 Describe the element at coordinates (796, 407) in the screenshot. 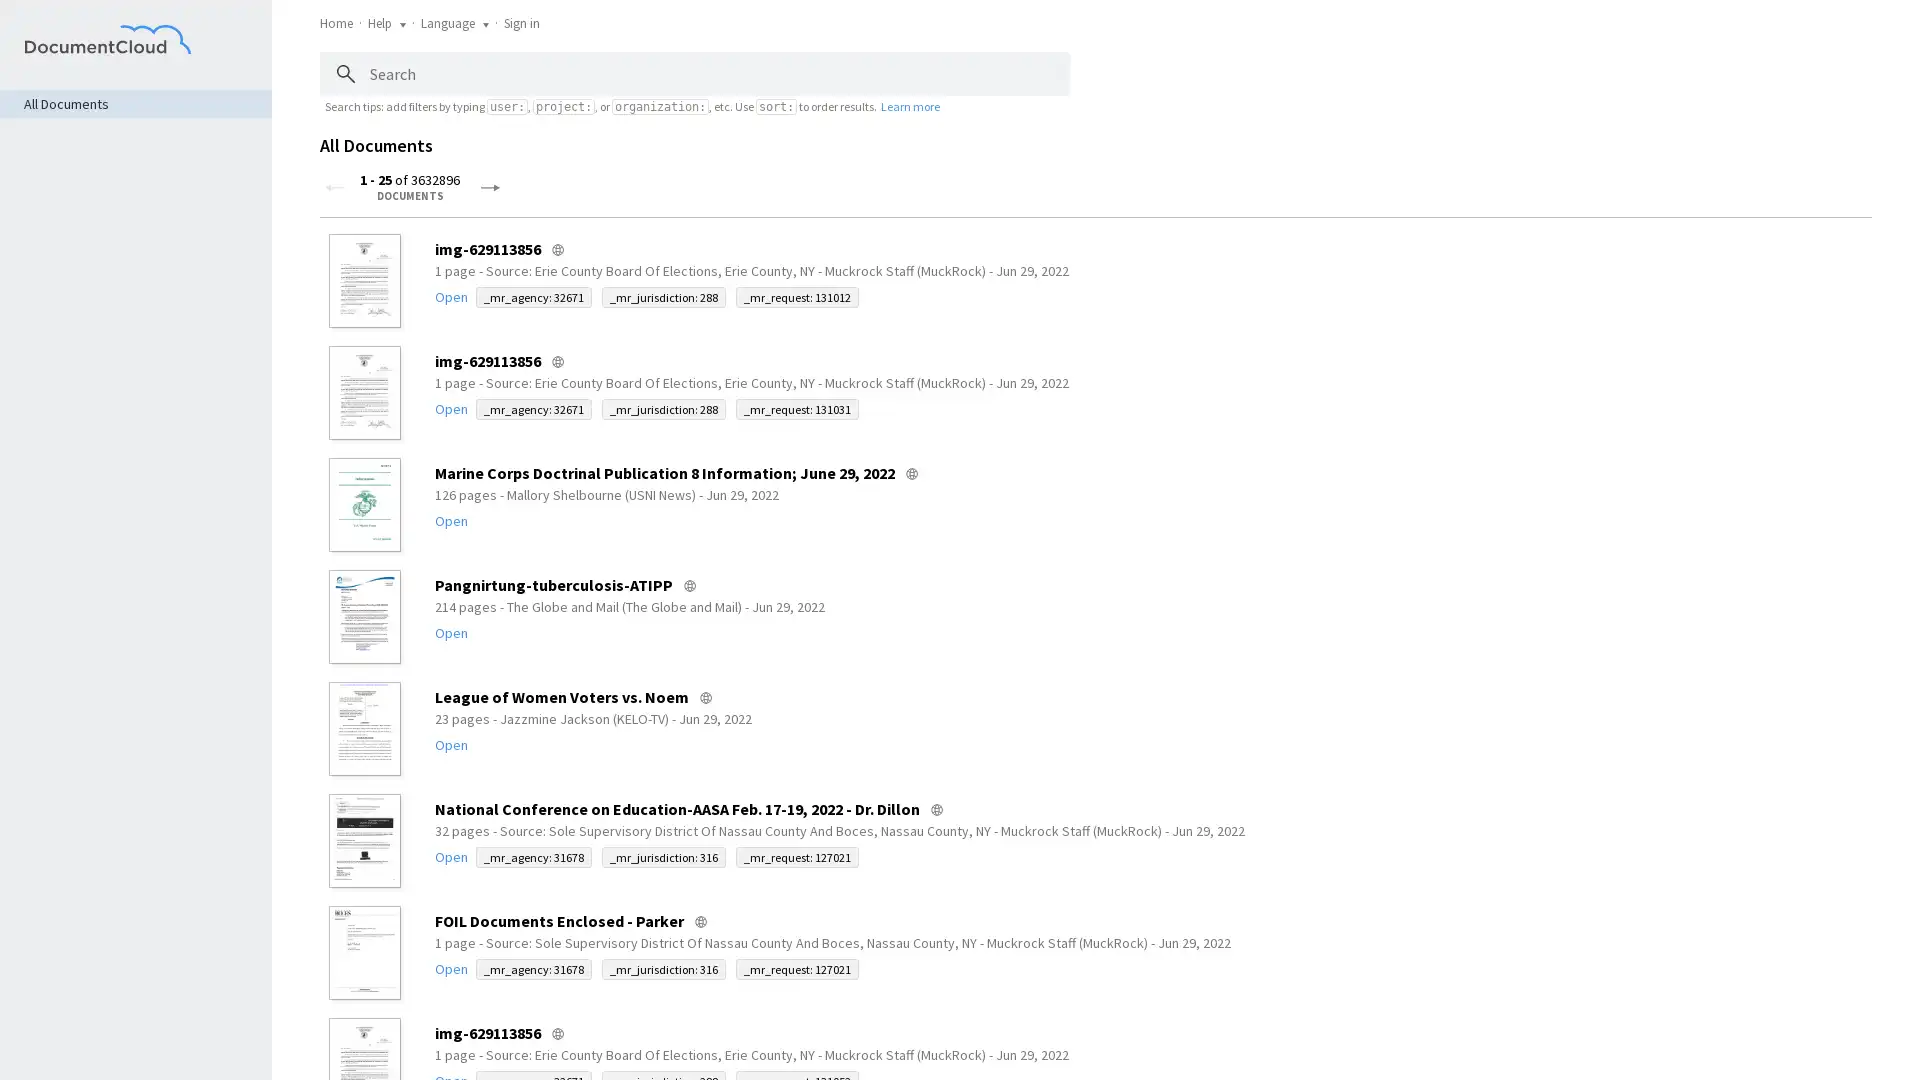

I see `_mr_request: 131031` at that location.